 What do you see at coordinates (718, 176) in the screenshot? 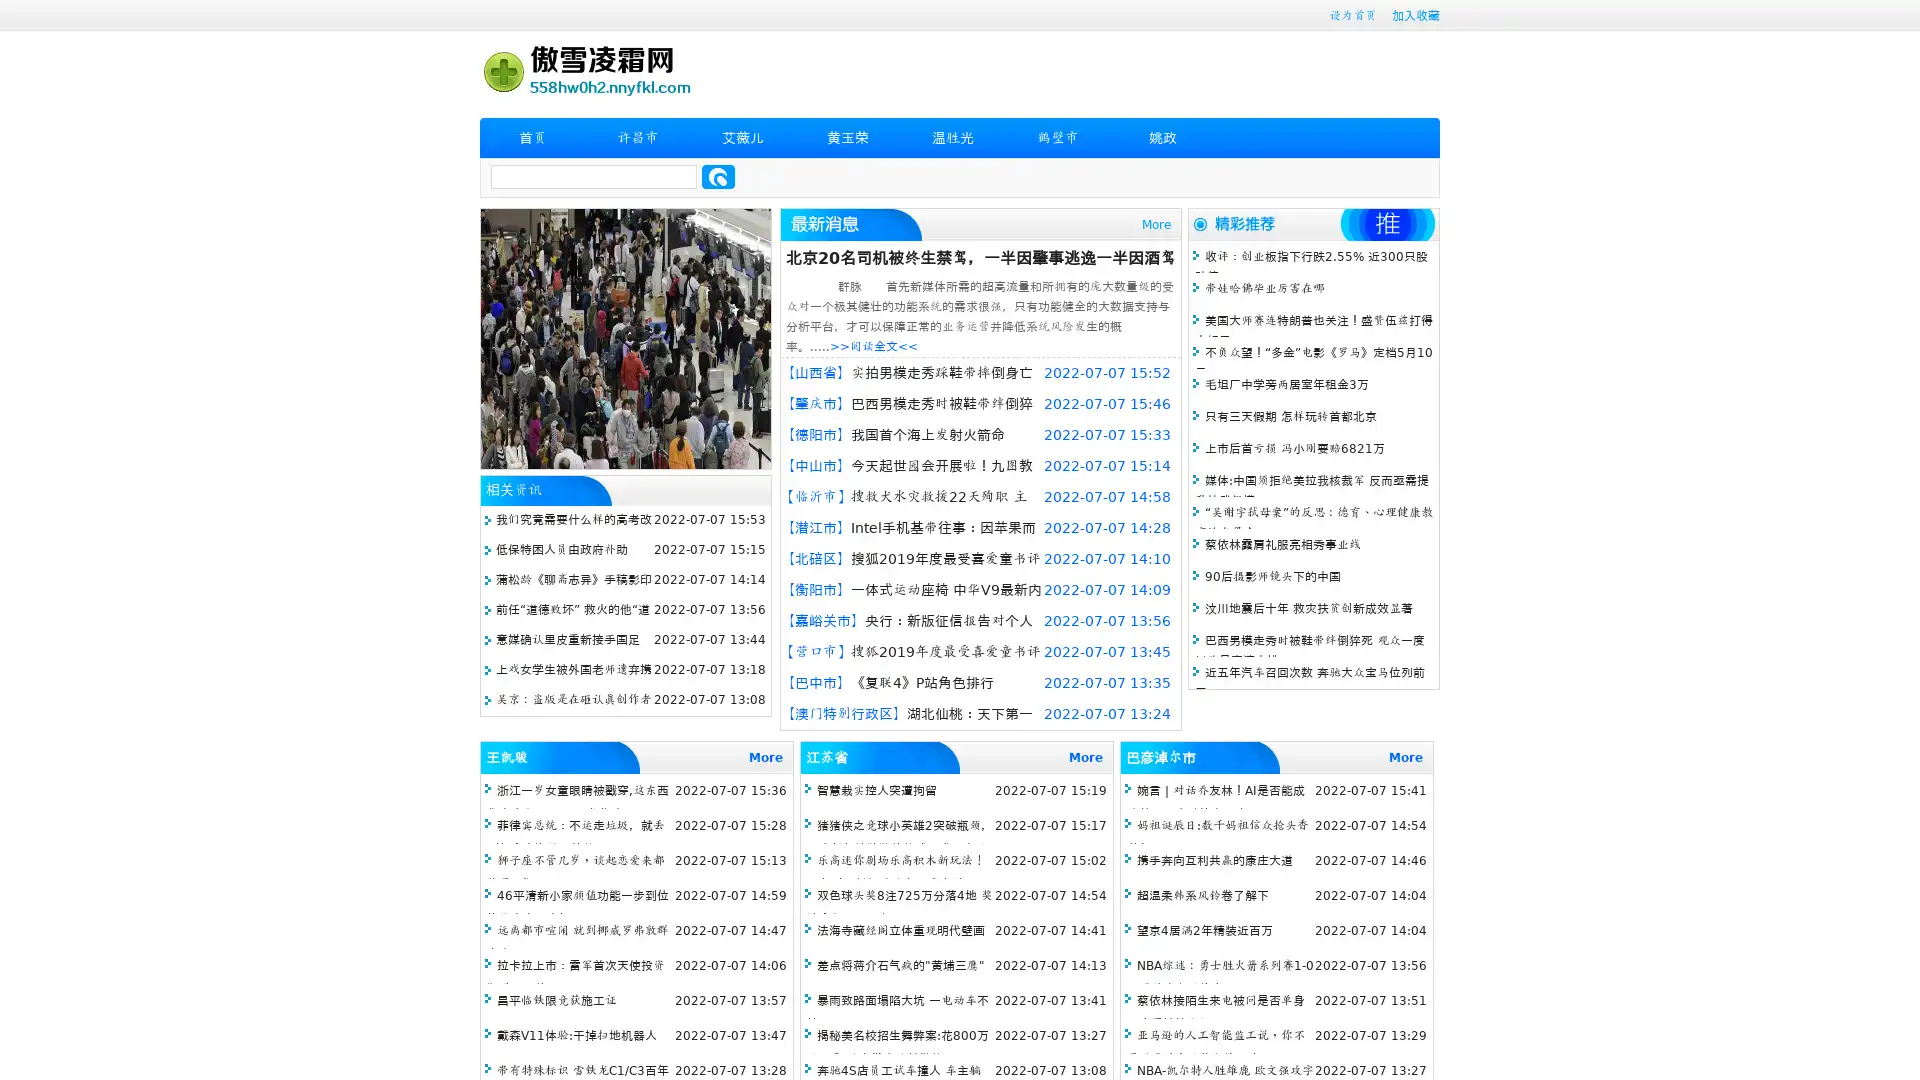
I see `Search` at bounding box center [718, 176].